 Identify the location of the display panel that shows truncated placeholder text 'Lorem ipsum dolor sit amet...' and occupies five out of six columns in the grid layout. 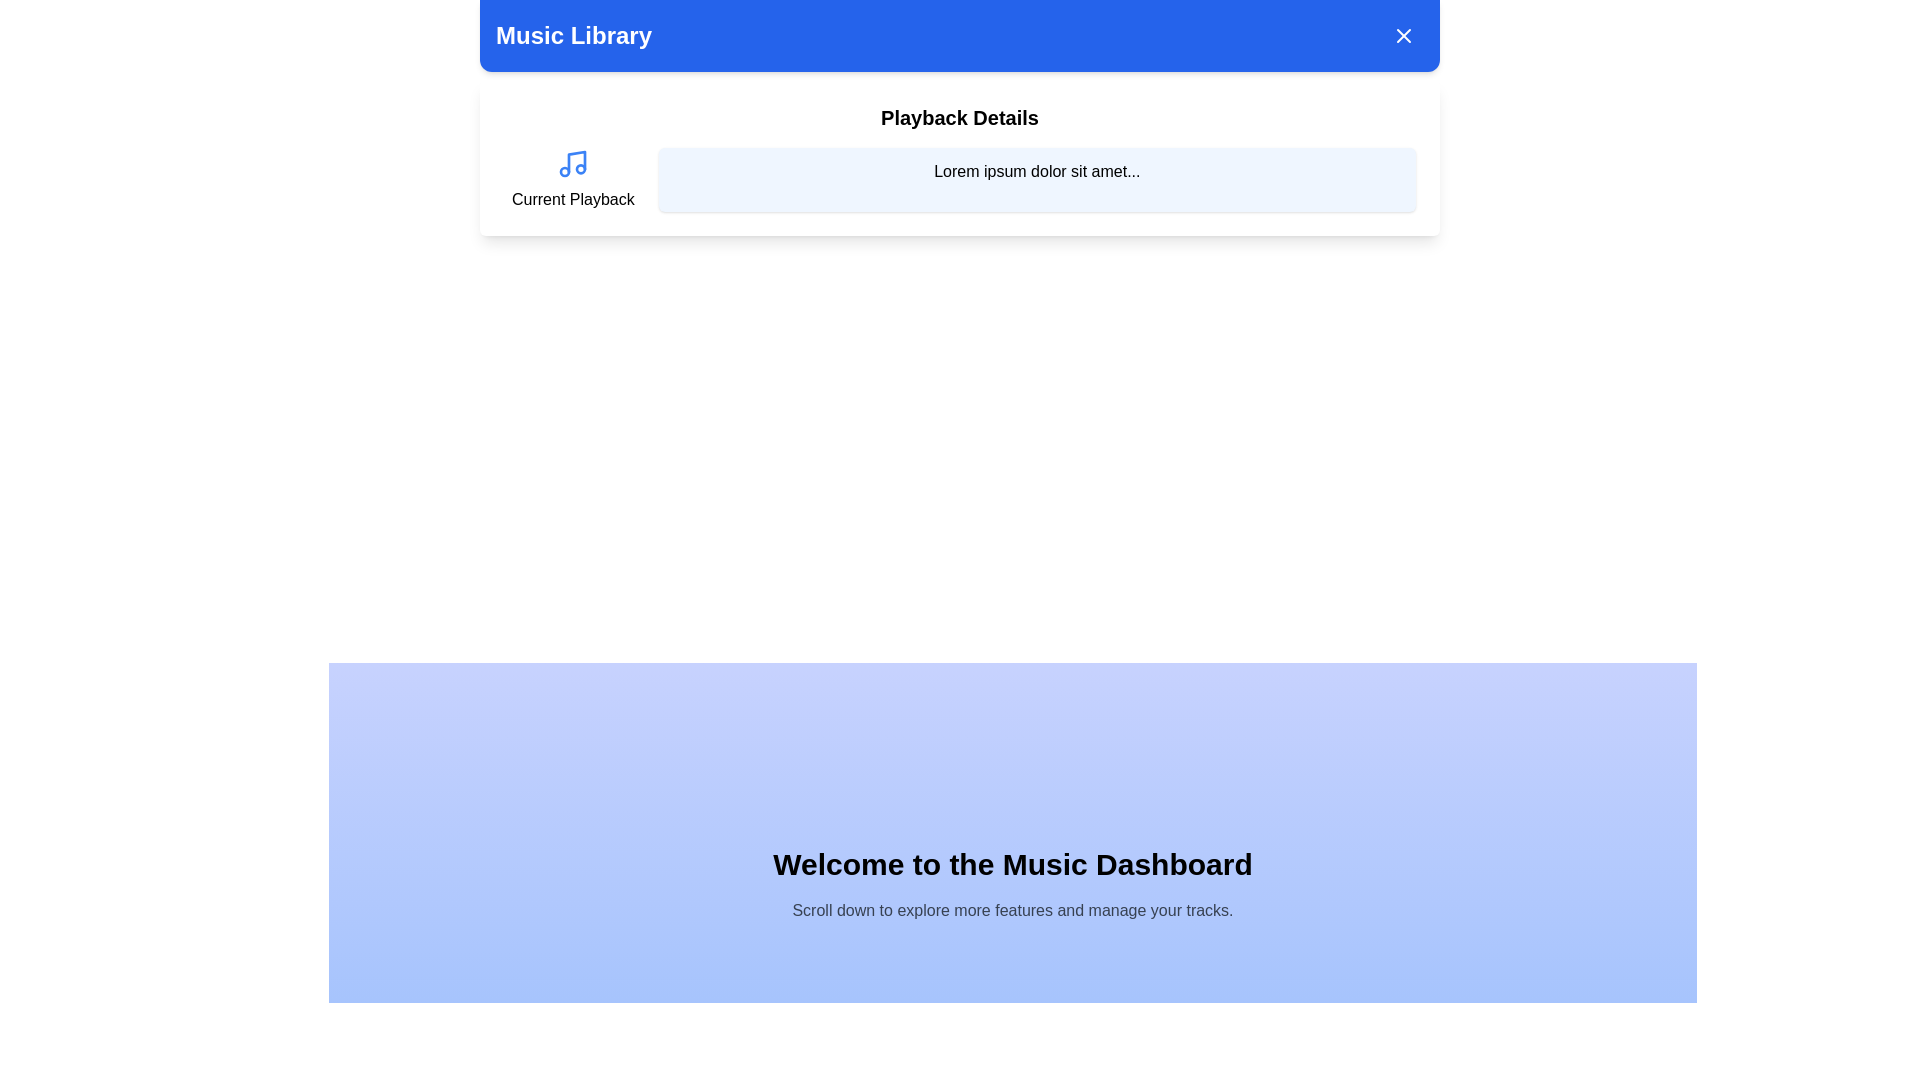
(1037, 180).